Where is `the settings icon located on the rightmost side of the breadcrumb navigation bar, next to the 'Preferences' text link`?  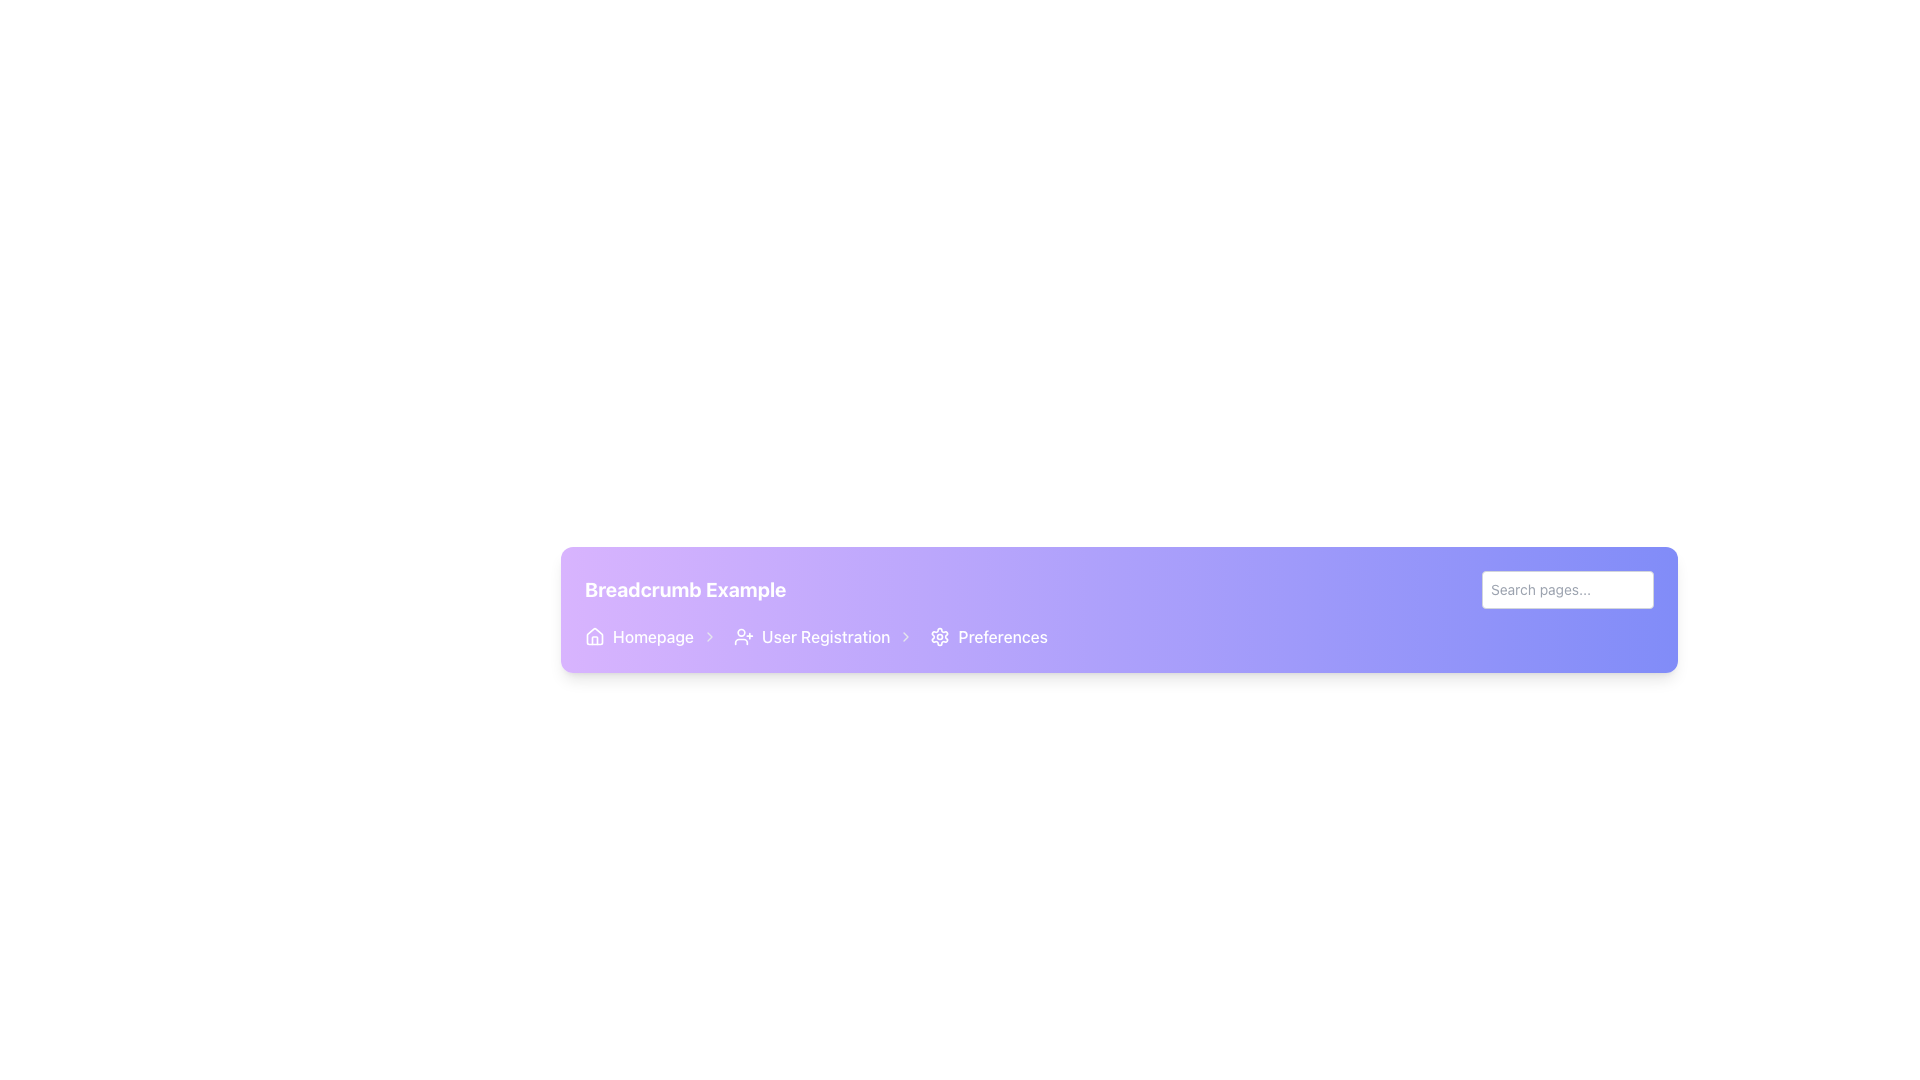 the settings icon located on the rightmost side of the breadcrumb navigation bar, next to the 'Preferences' text link is located at coordinates (939, 636).